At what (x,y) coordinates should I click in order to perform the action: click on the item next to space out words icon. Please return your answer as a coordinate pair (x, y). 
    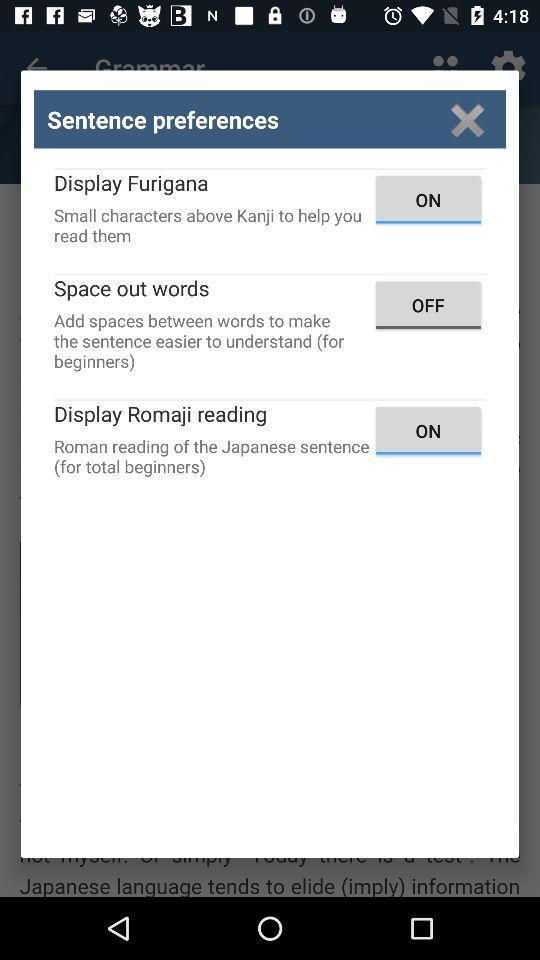
    Looking at the image, I should click on (427, 305).